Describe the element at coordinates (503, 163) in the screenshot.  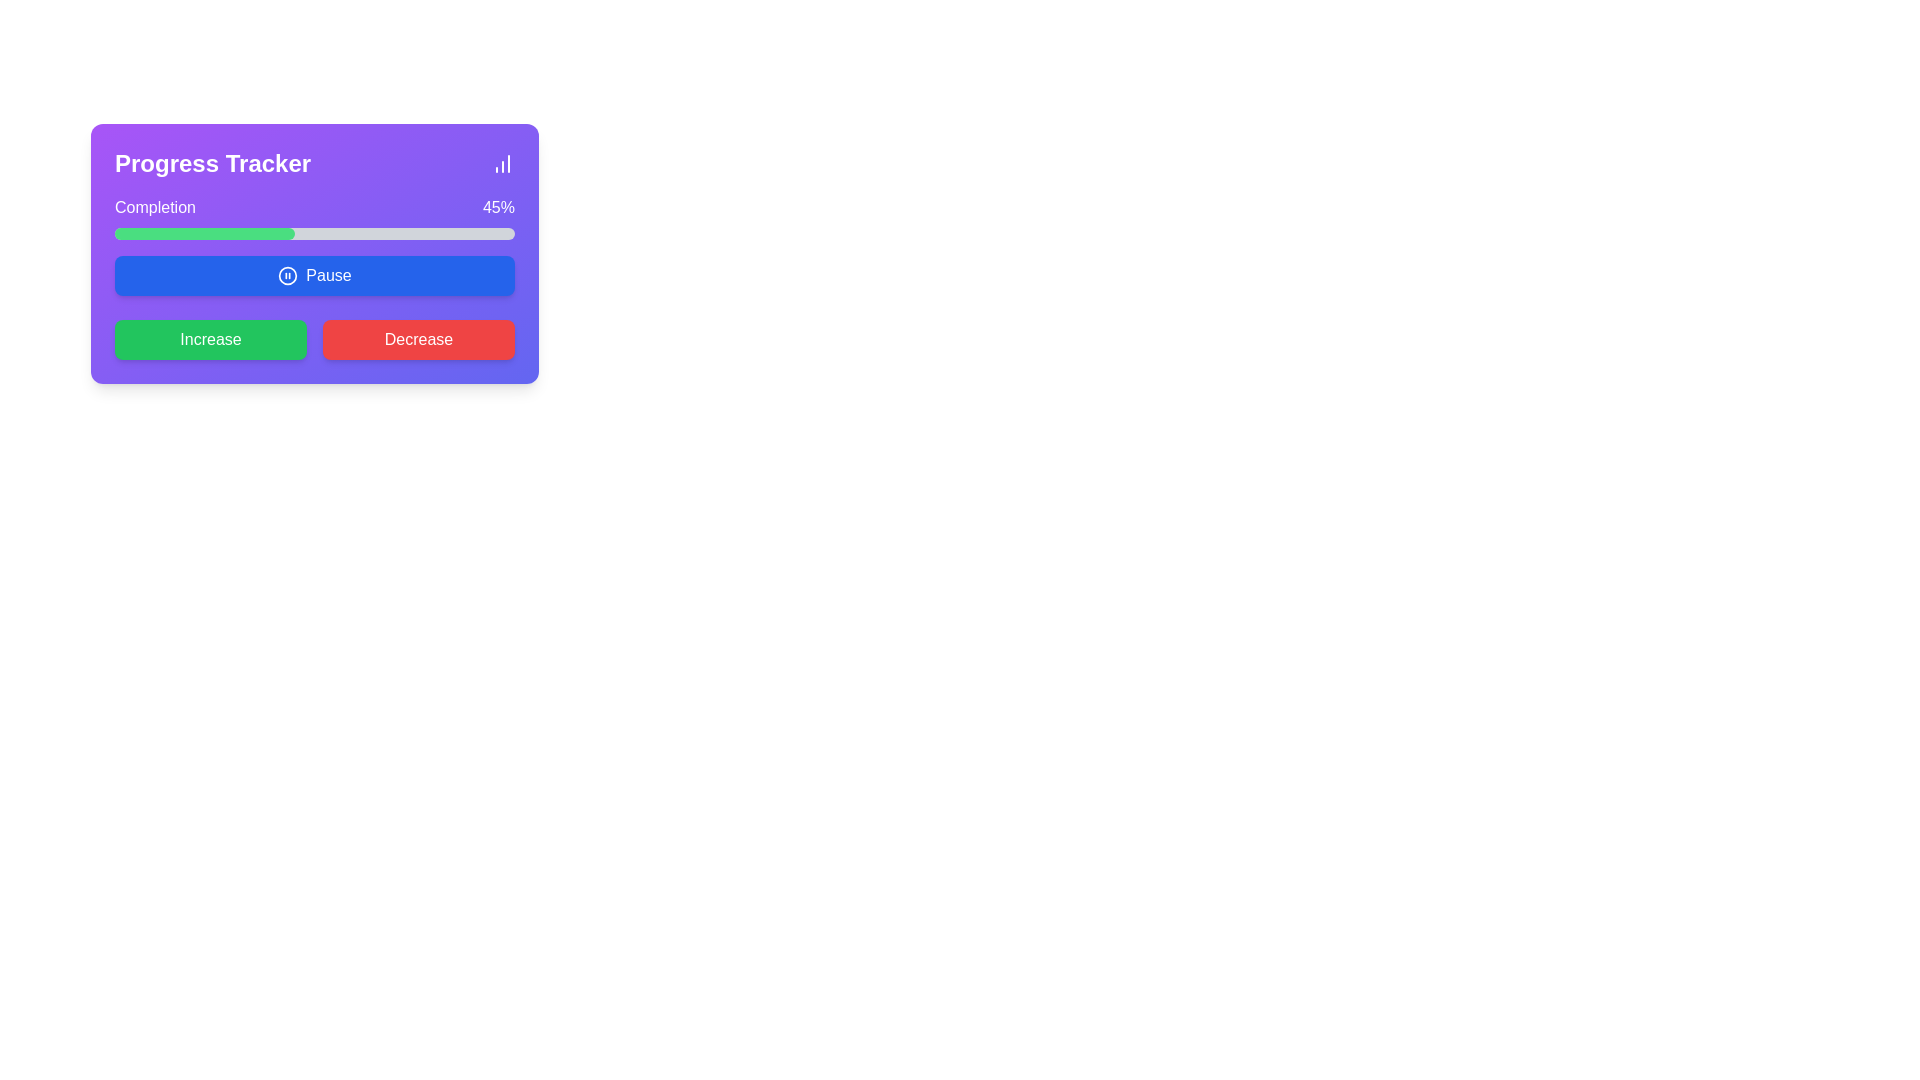
I see `the icon located at the top-right corner of the purple card labeled 'Progress Tracker', which serves as a visual indicator for accessing detailed statistical data or progress insights` at that location.